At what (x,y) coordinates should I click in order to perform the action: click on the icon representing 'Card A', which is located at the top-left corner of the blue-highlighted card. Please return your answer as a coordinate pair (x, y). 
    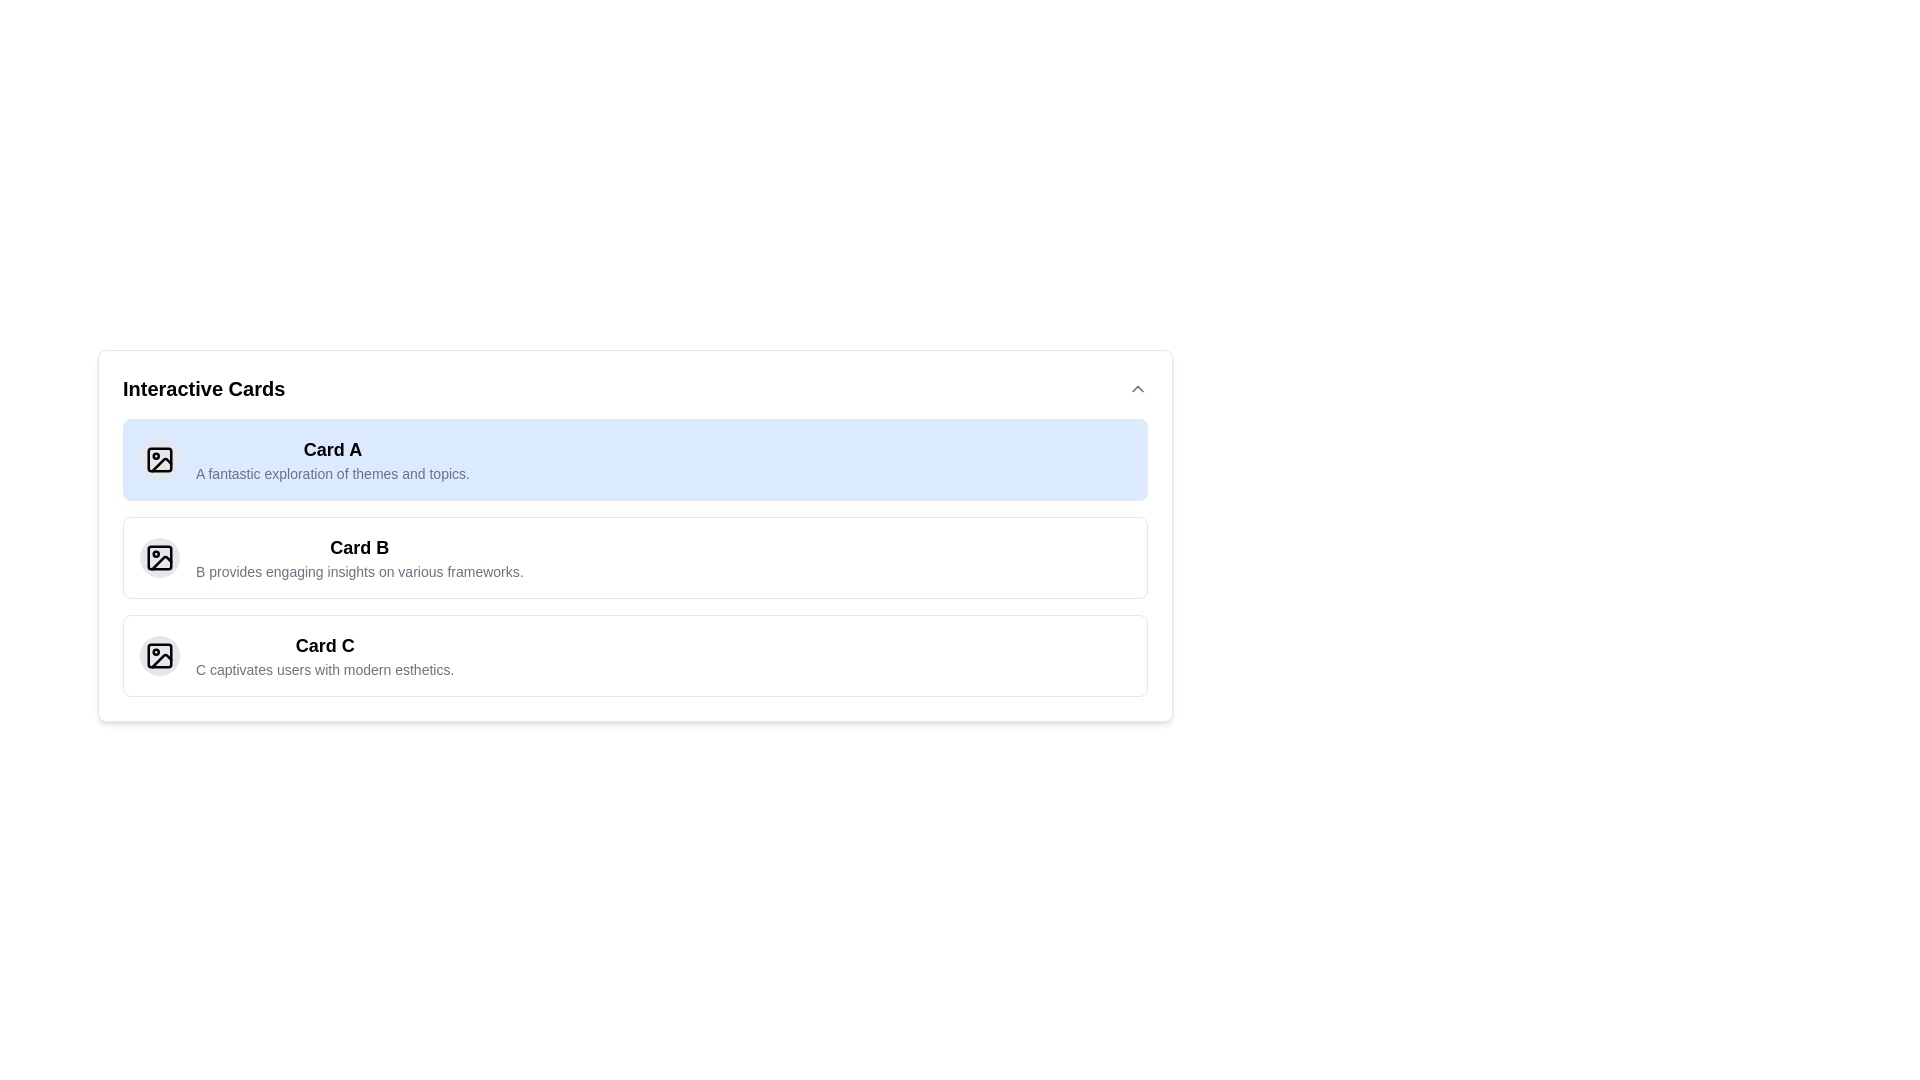
    Looking at the image, I should click on (158, 459).